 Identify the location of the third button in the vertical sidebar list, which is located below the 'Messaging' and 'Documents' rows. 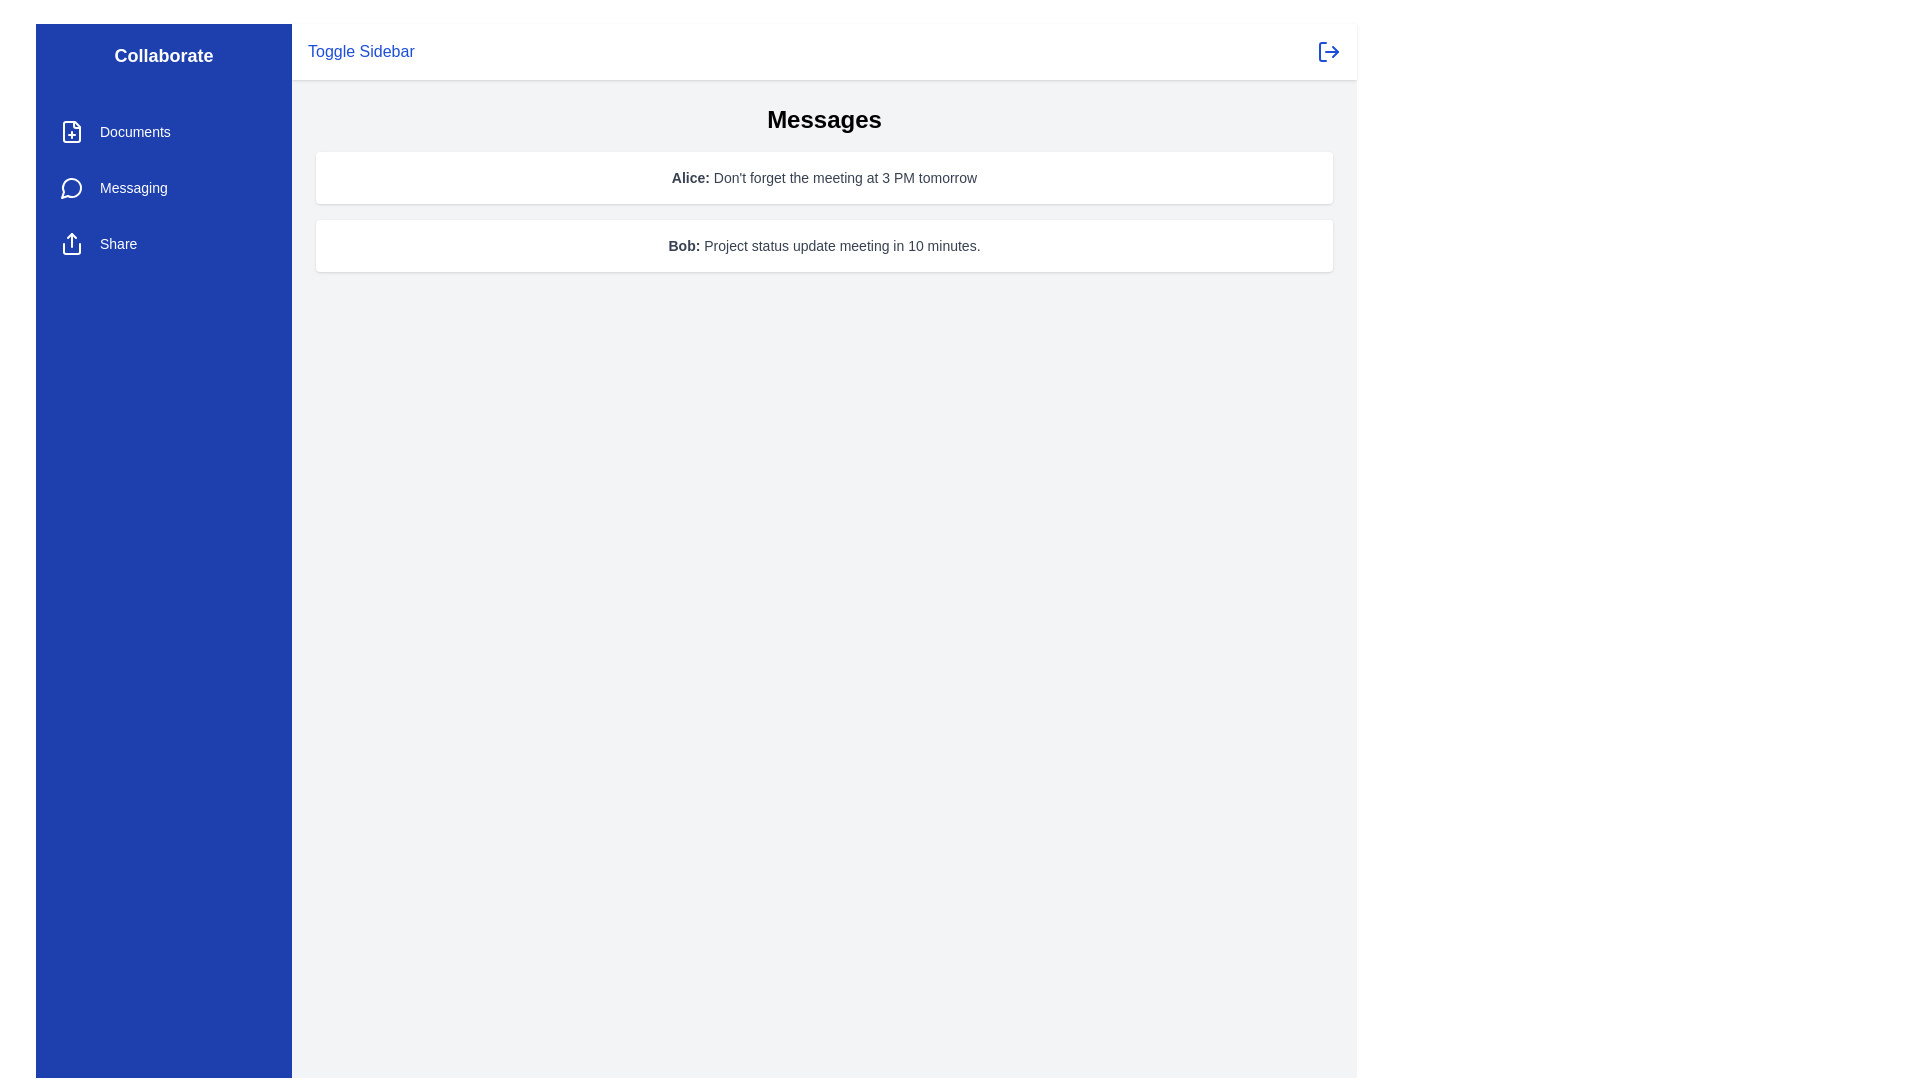
(163, 242).